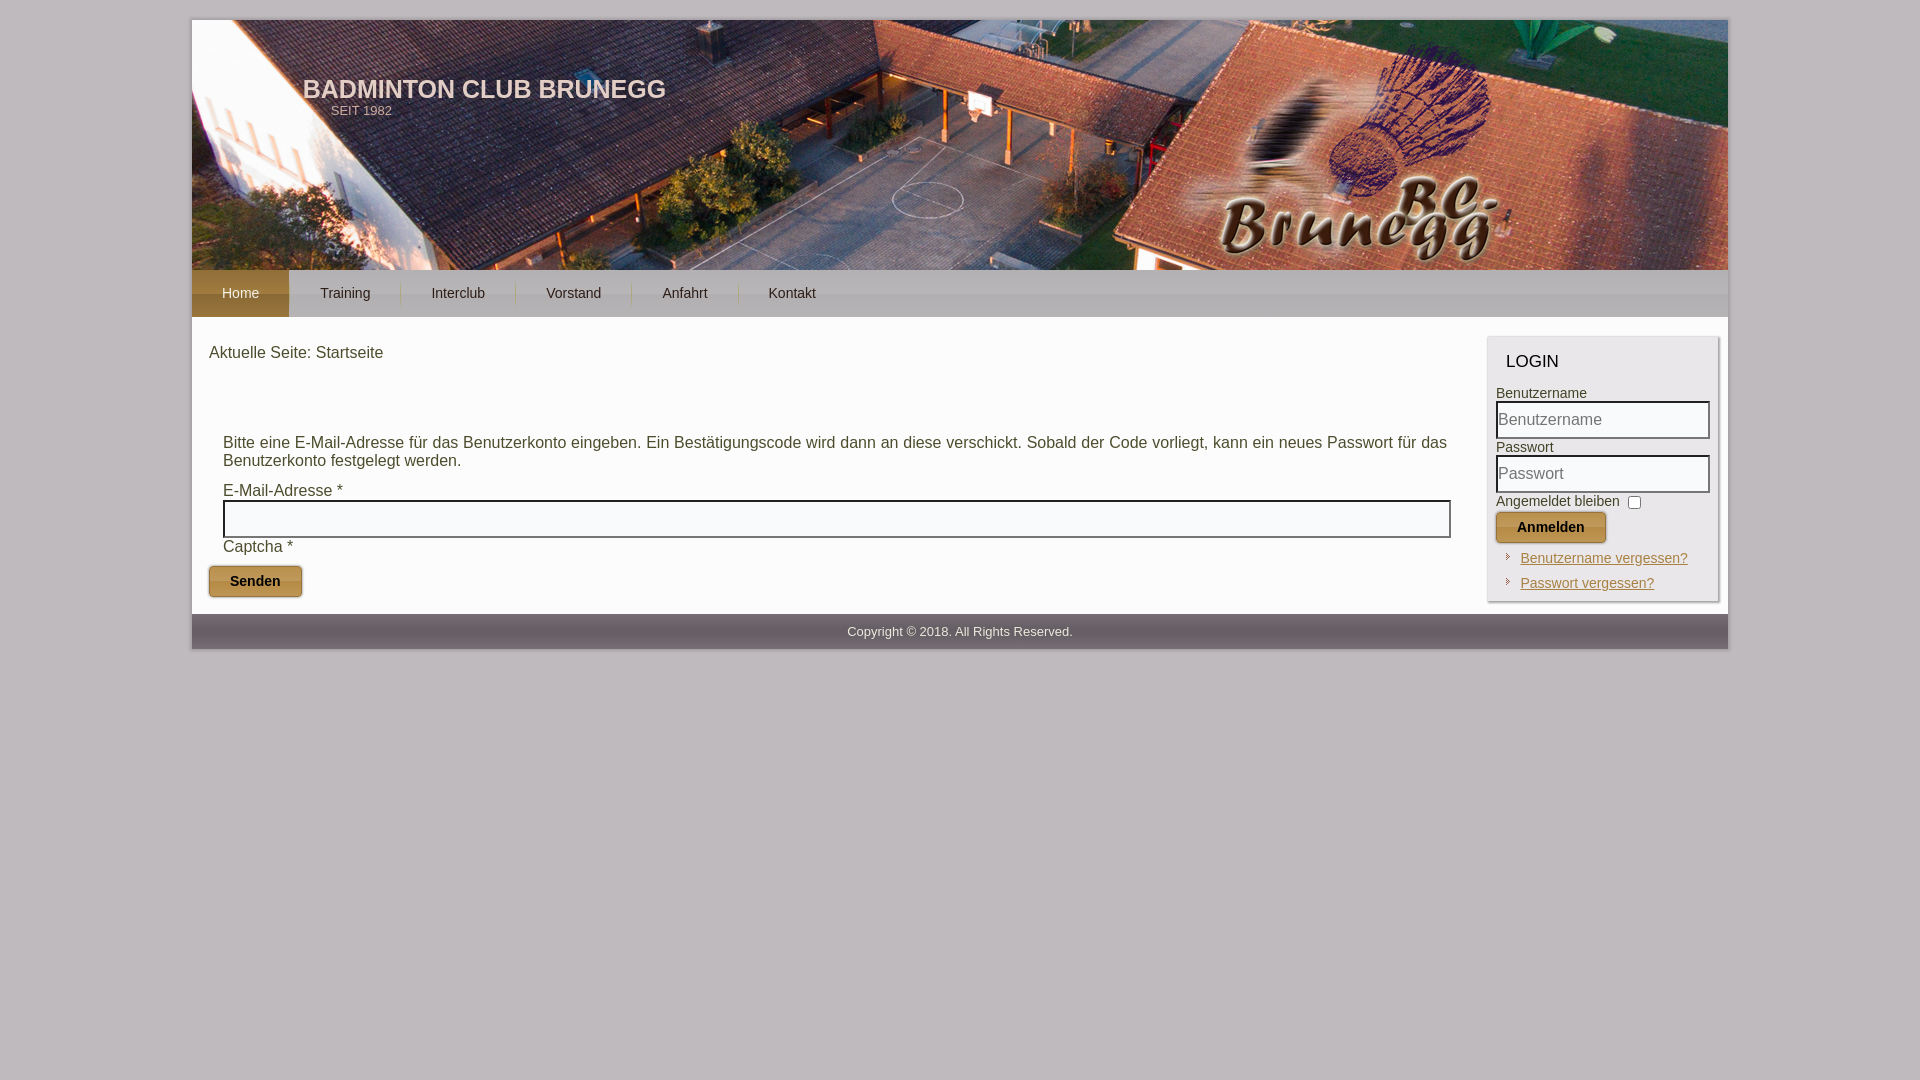  What do you see at coordinates (484, 87) in the screenshot?
I see `'BADMINTON CLUB BRUNEGG'` at bounding box center [484, 87].